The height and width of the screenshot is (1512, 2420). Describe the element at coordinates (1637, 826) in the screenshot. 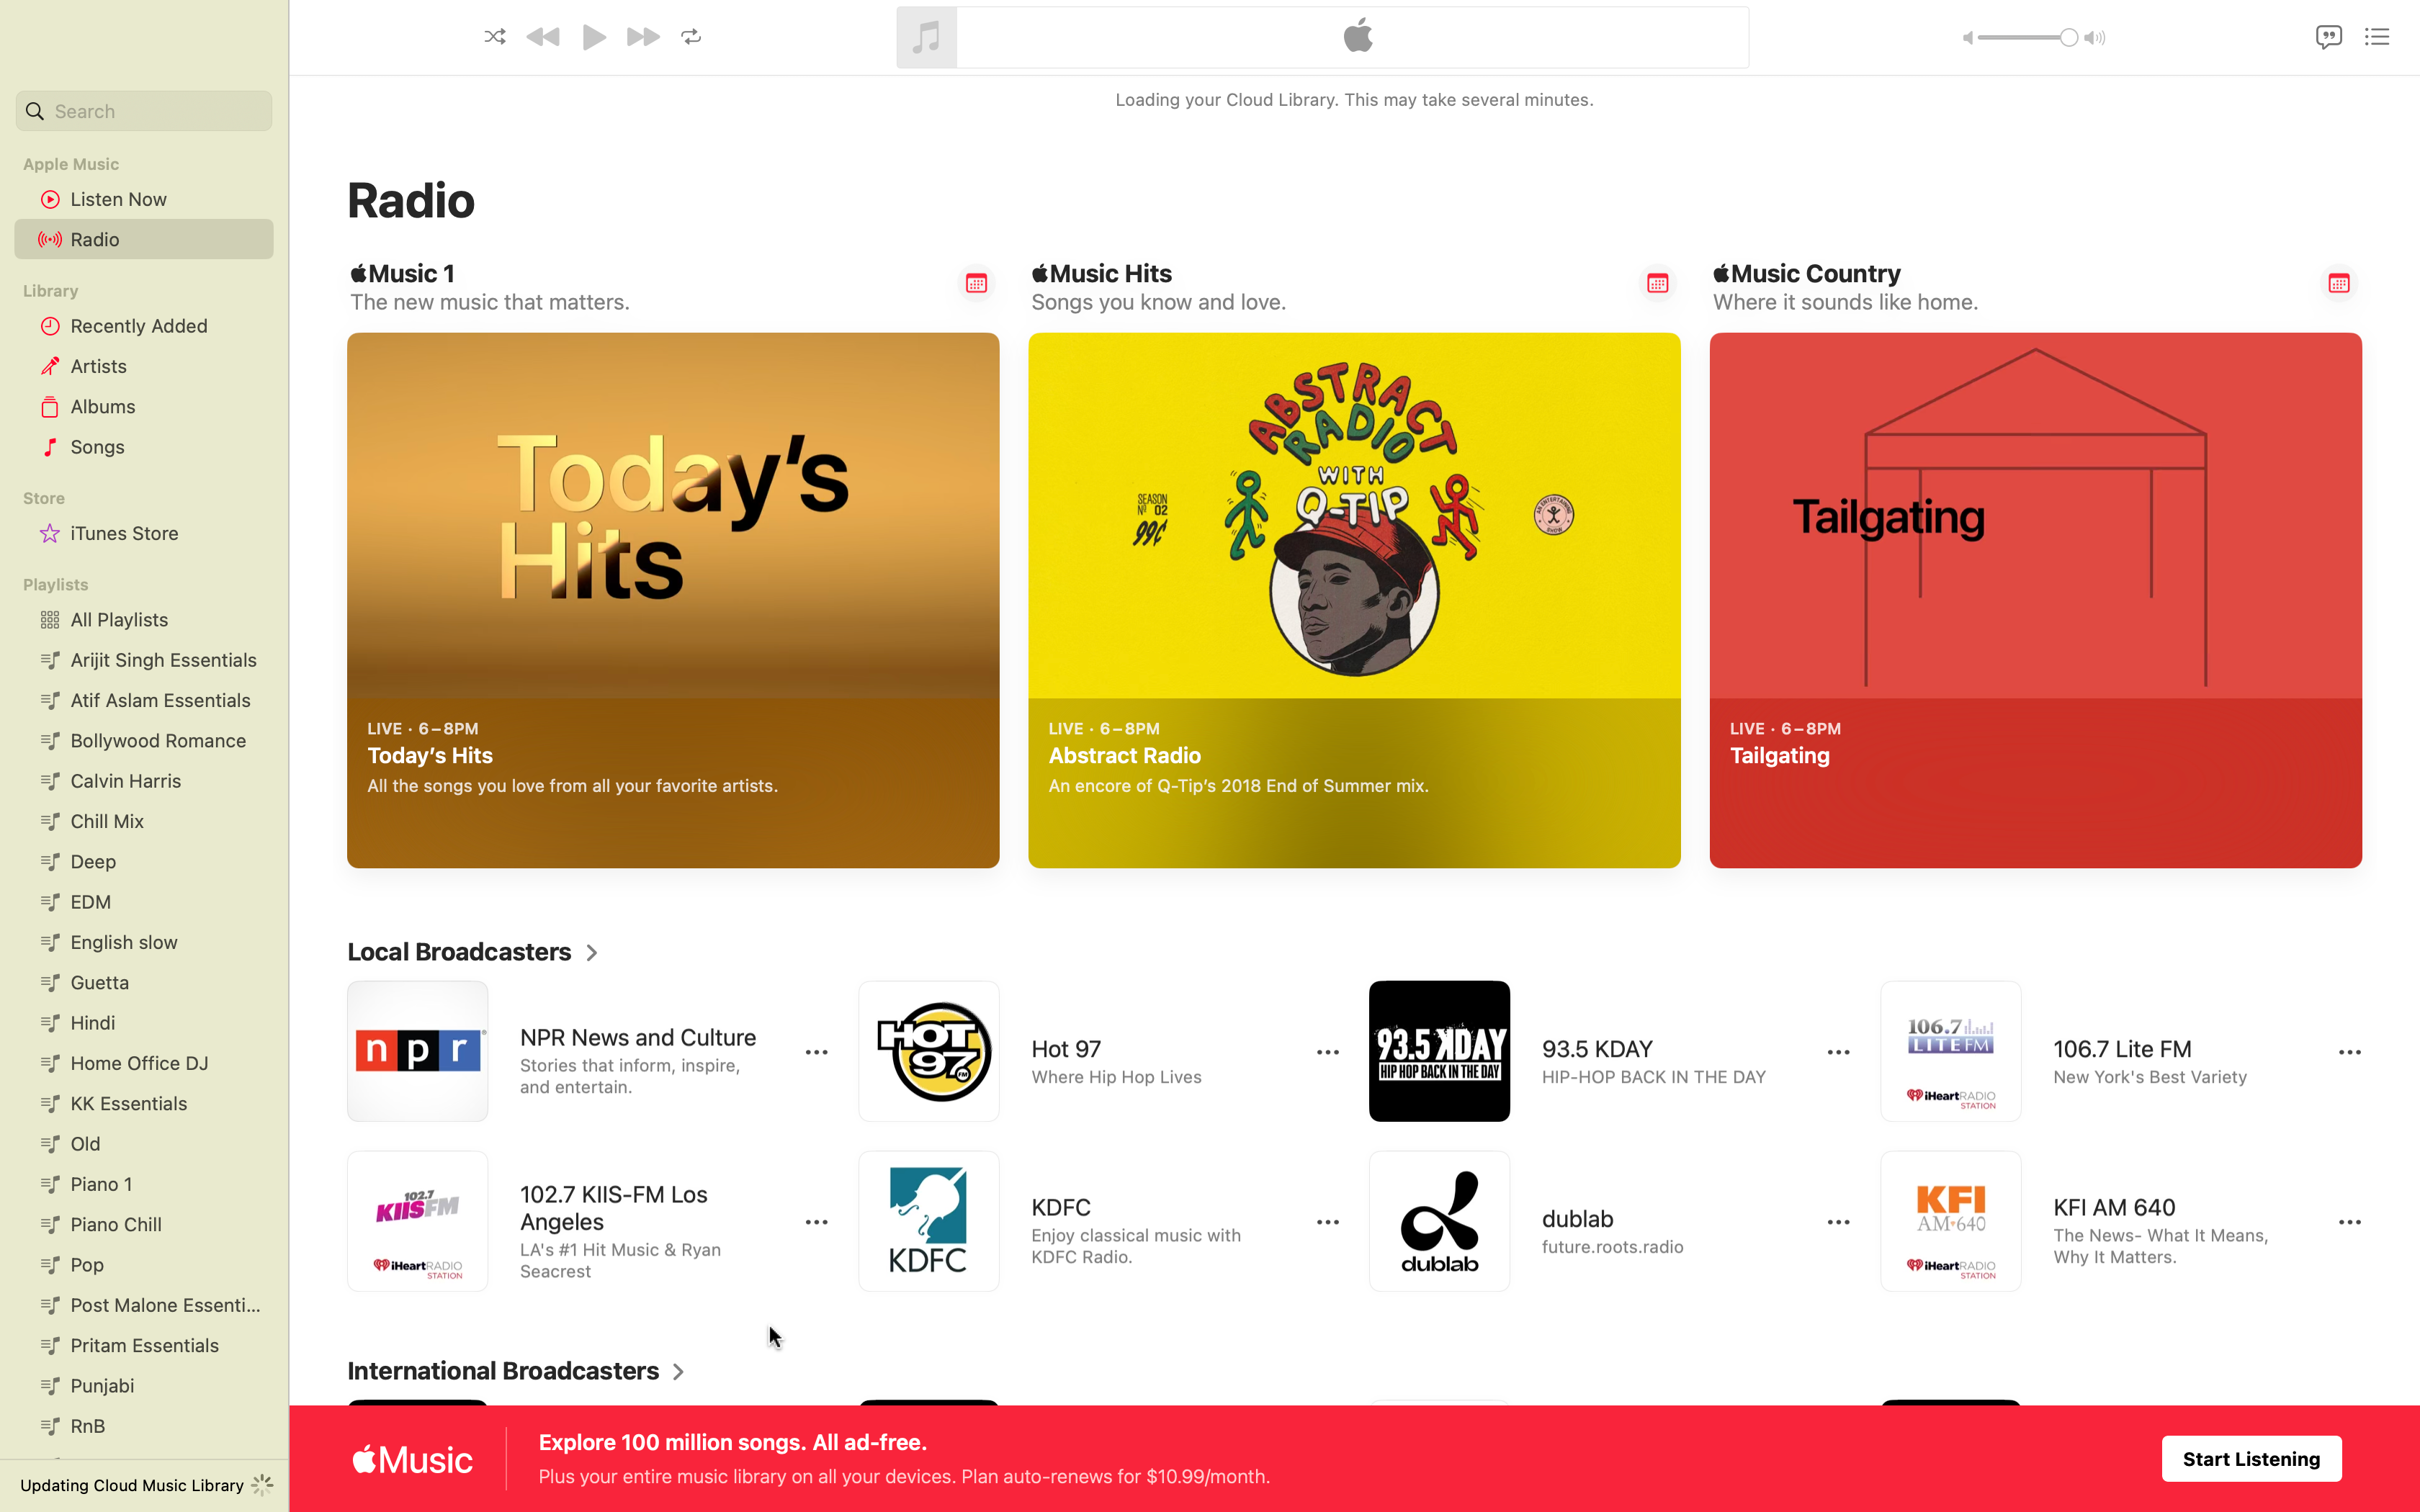

I see `Abstract Radio Playback` at that location.